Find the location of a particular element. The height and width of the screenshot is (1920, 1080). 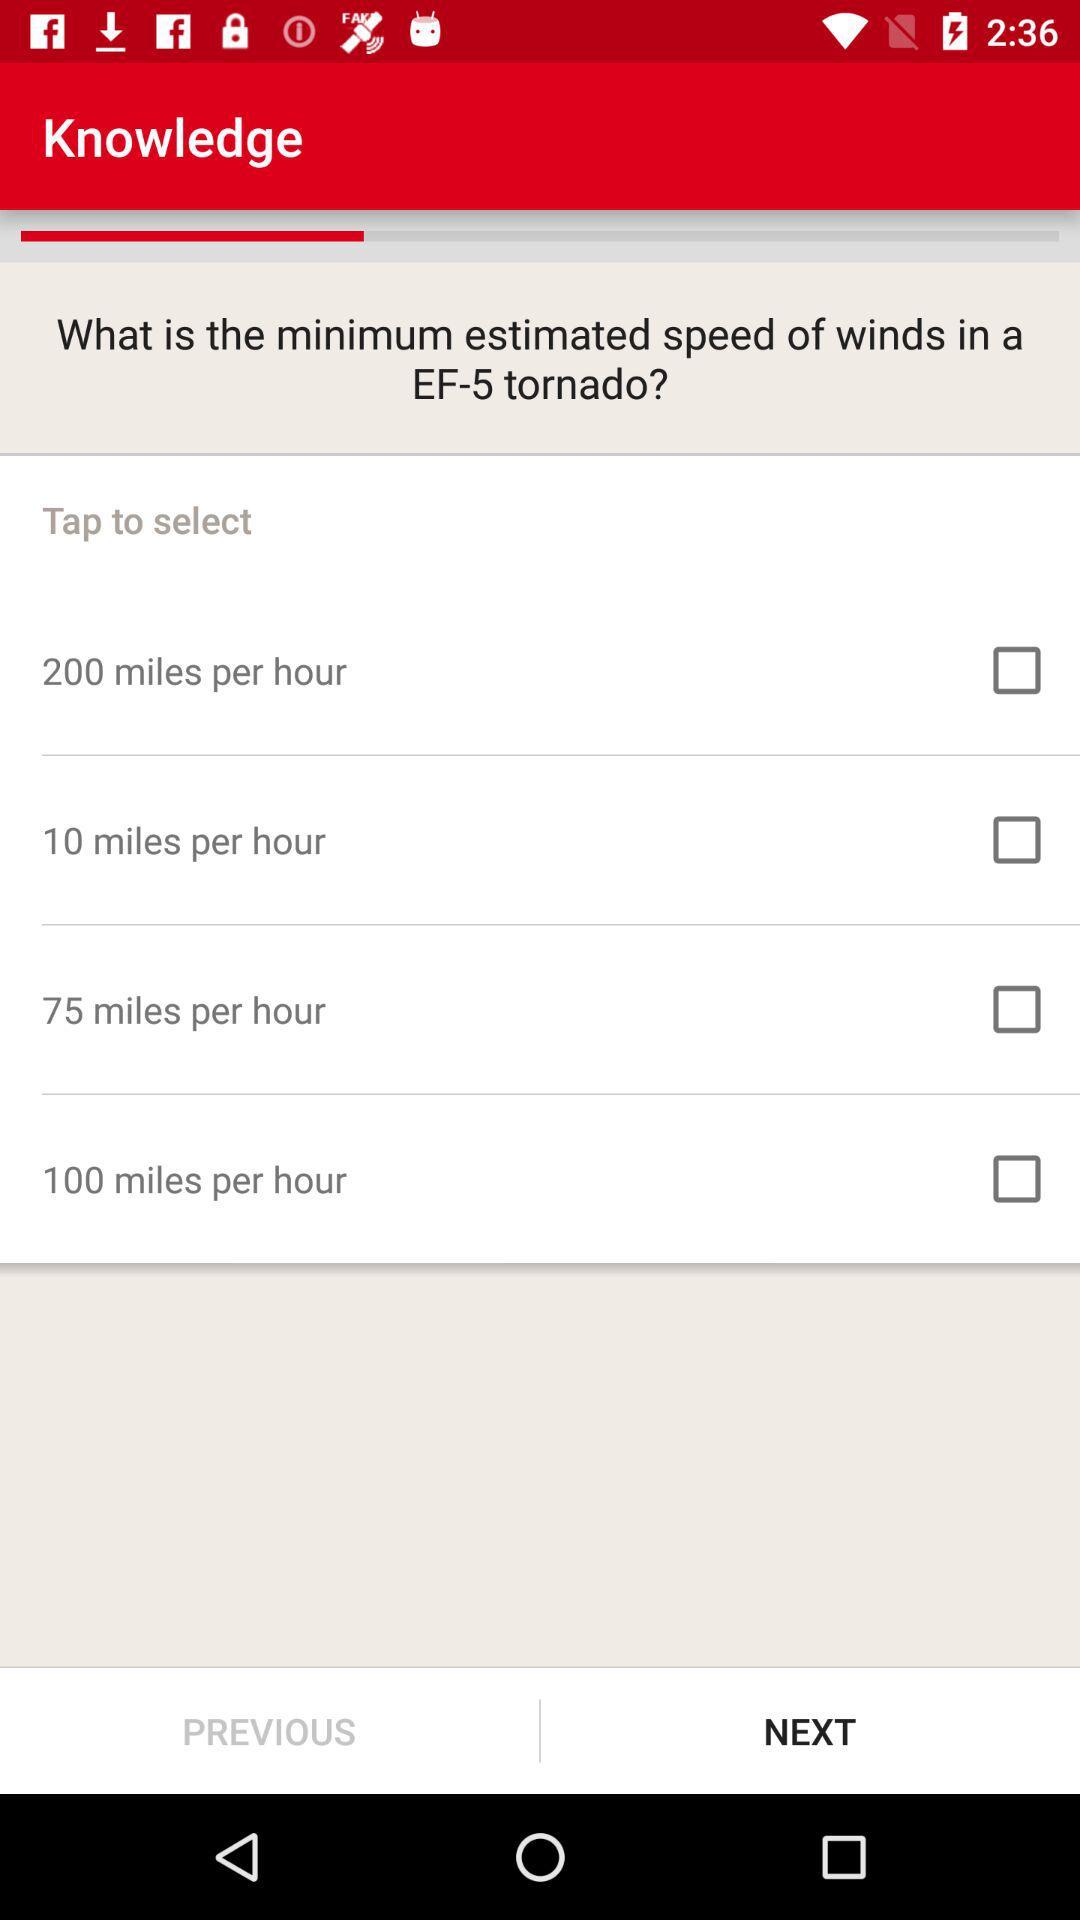

the item at the bottom left corner is located at coordinates (268, 1730).